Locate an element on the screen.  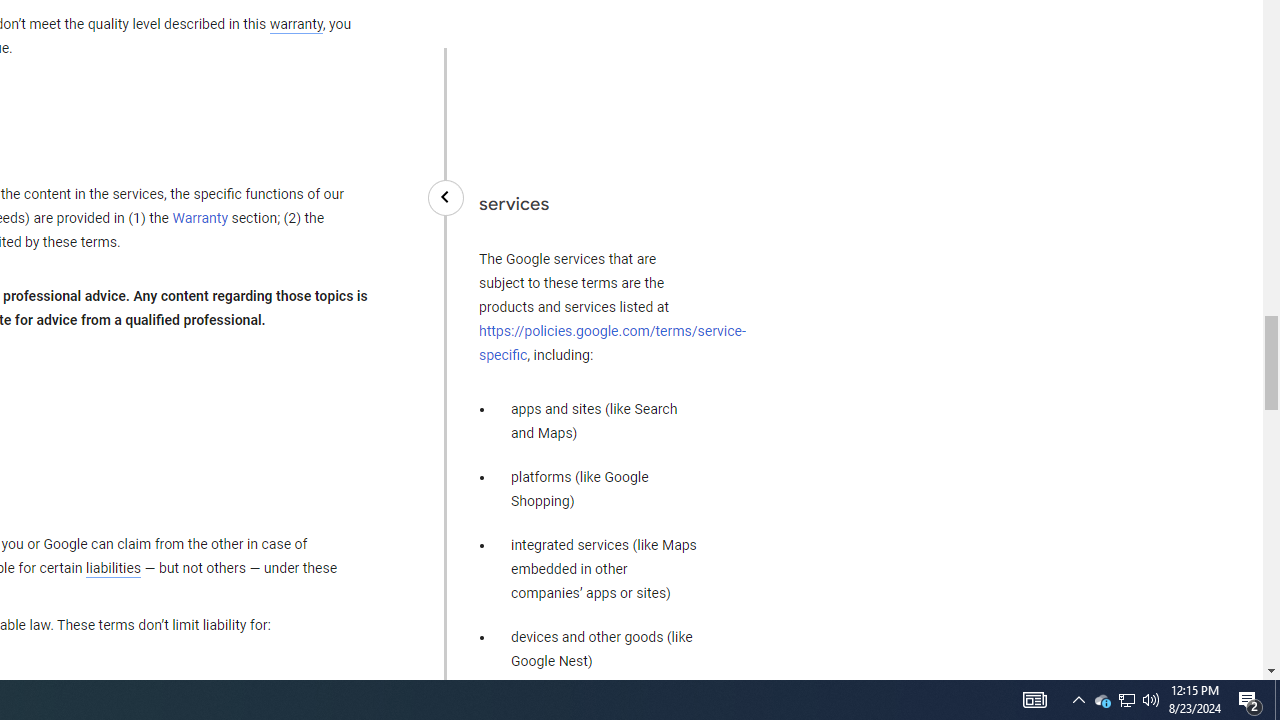
'liabilities' is located at coordinates (112, 568).